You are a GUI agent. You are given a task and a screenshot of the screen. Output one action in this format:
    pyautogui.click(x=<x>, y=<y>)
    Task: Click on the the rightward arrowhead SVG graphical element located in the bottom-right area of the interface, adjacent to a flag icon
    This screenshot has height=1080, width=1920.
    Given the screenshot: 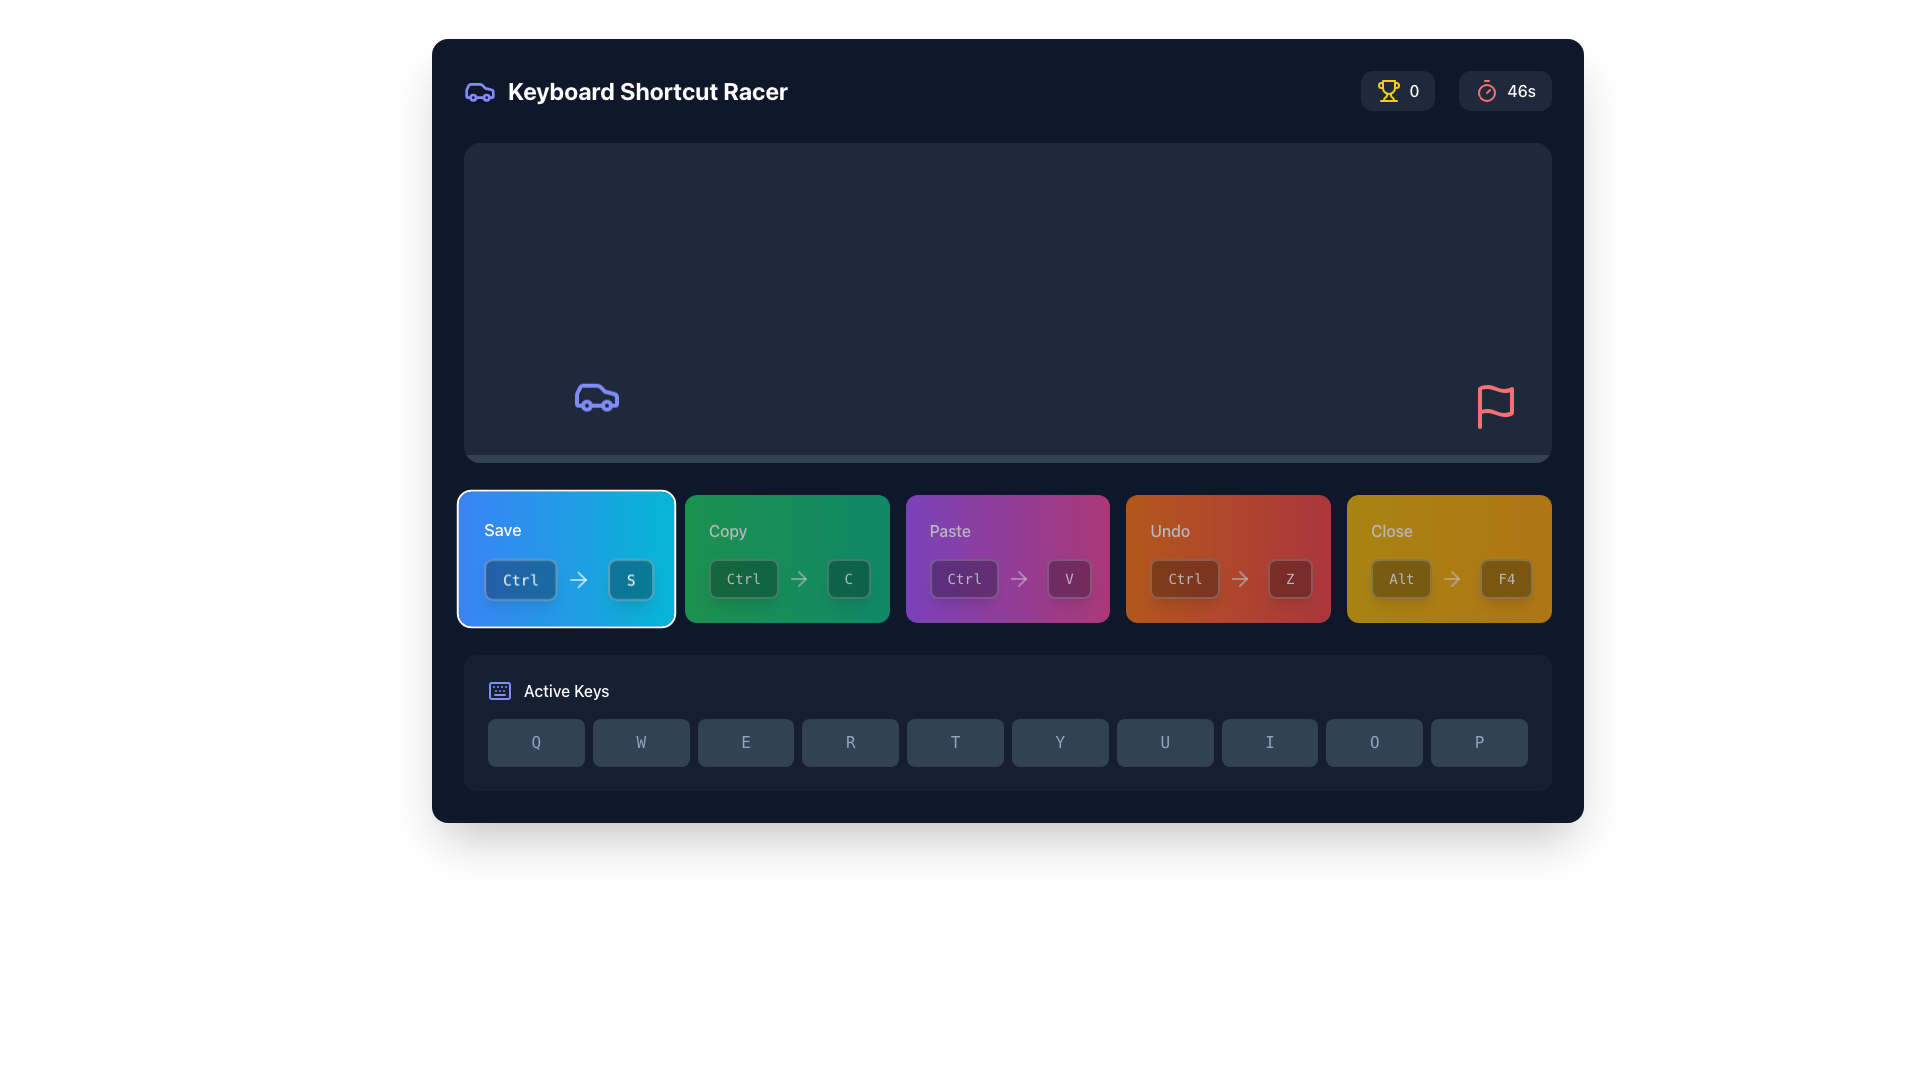 What is the action you would take?
    pyautogui.click(x=1242, y=578)
    